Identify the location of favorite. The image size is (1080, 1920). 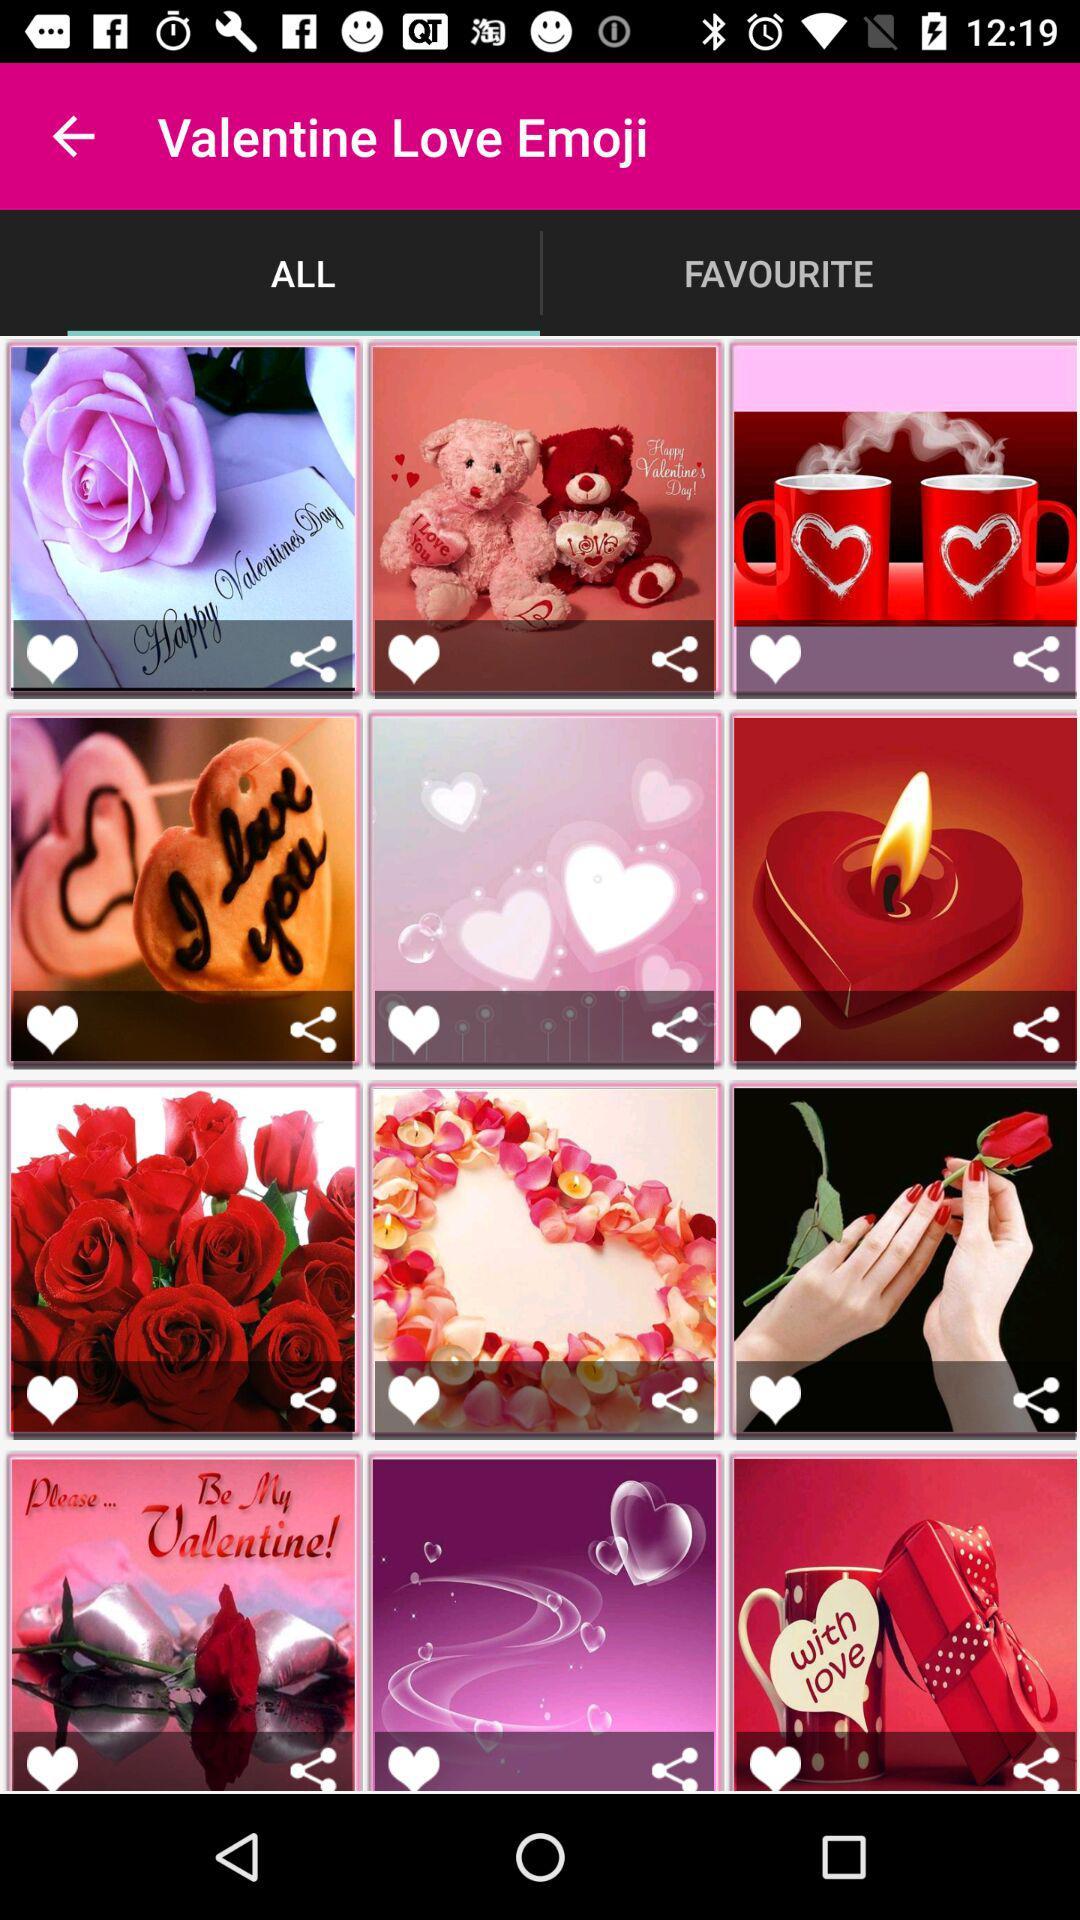
(51, 1399).